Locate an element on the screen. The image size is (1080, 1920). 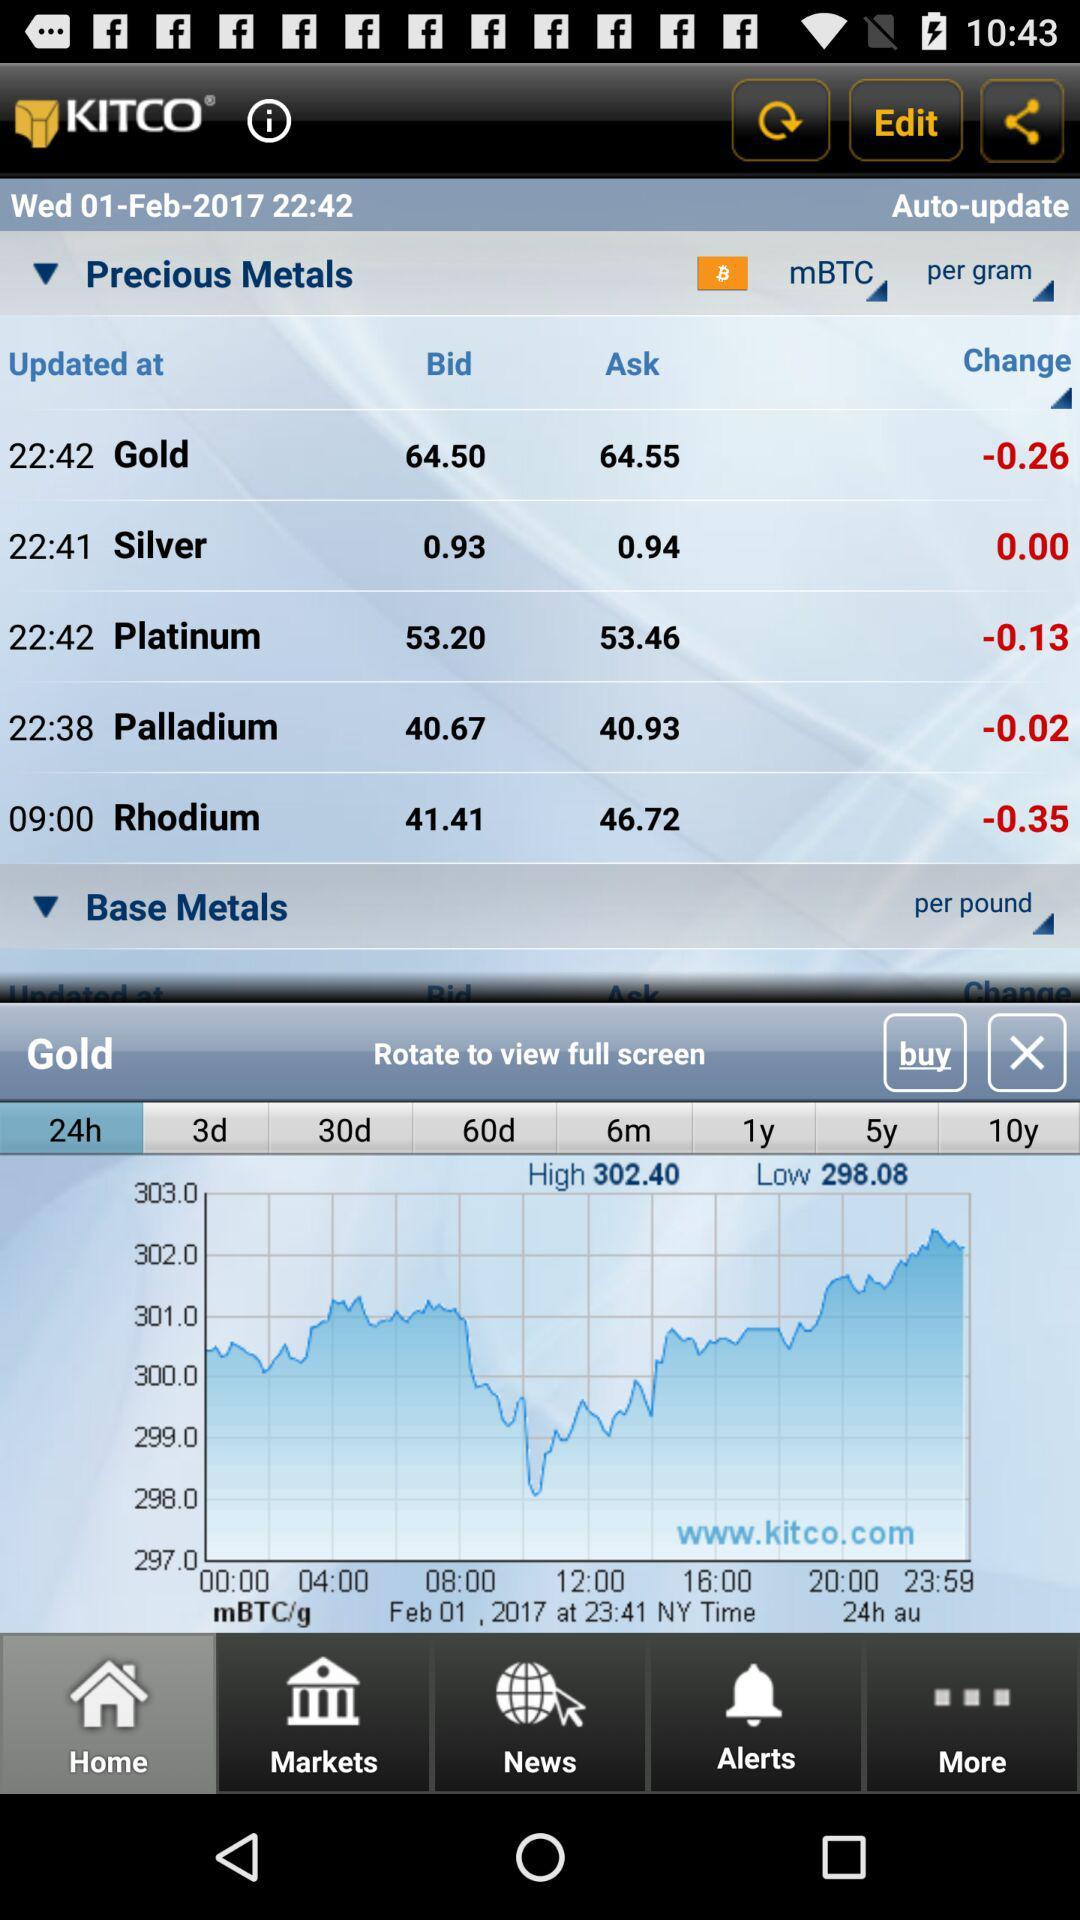
1y icon is located at coordinates (754, 1129).